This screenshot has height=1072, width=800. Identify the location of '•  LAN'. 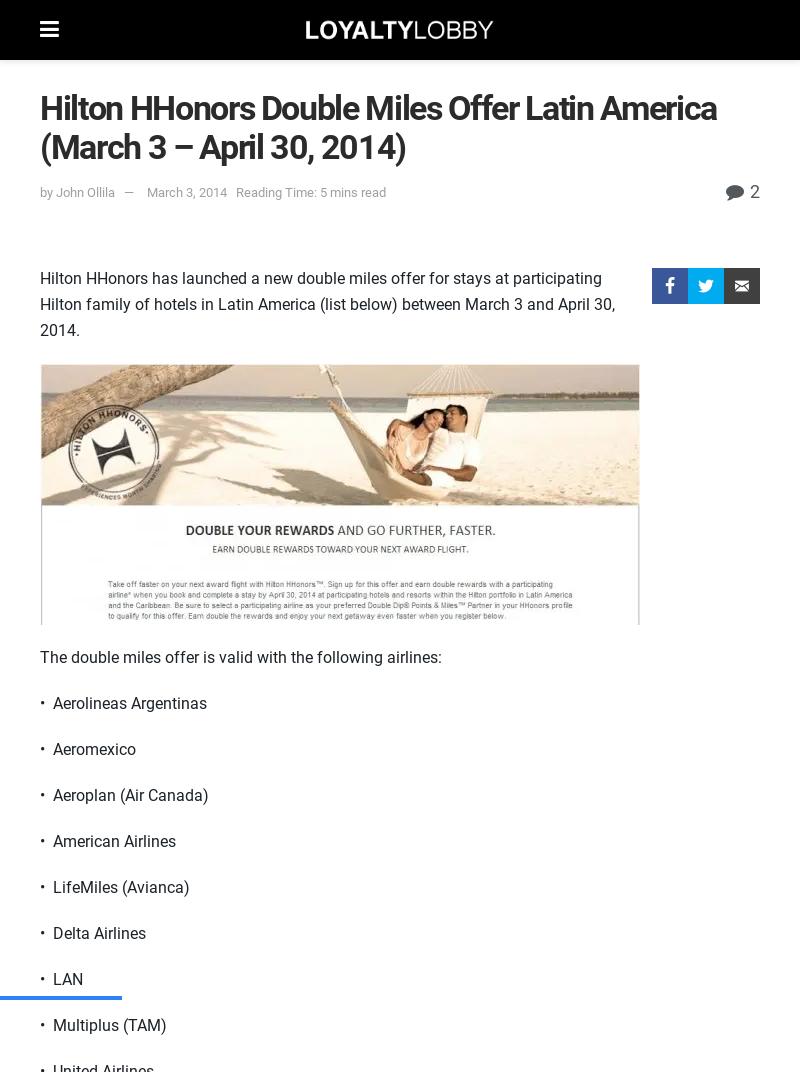
(60, 978).